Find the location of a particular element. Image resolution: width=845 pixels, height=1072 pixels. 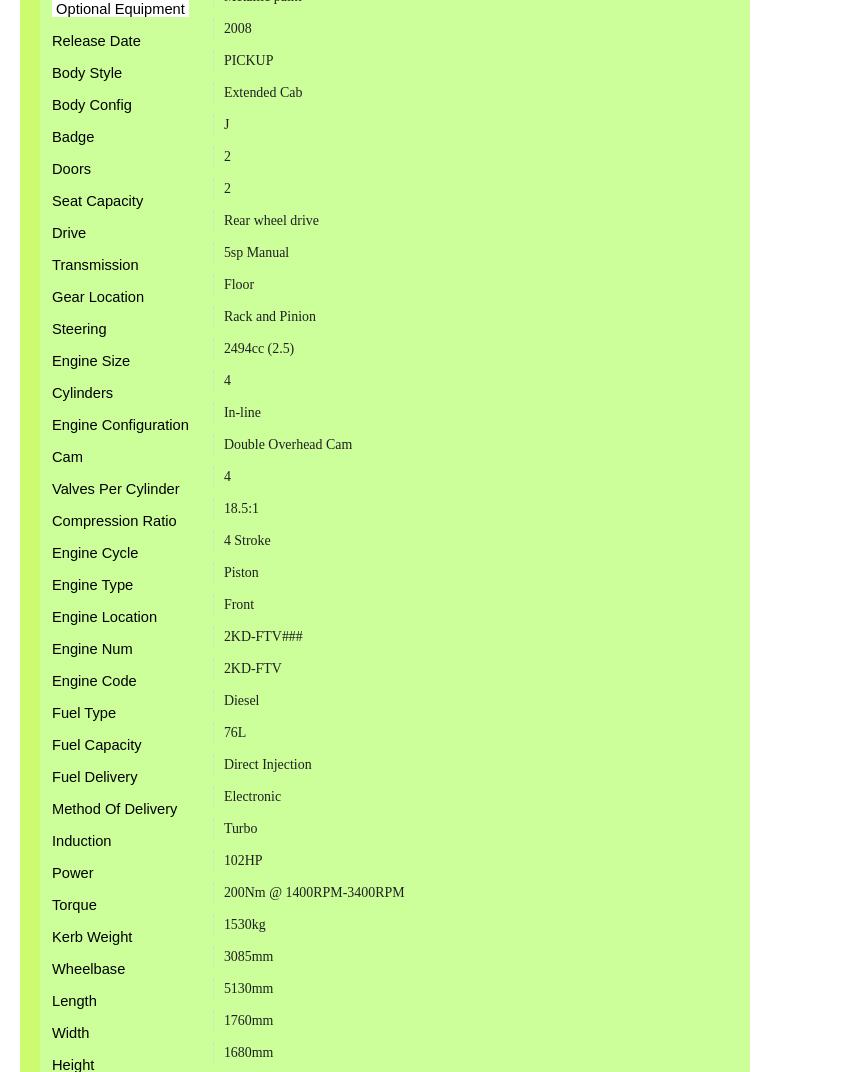

'Floor' is located at coordinates (237, 282).